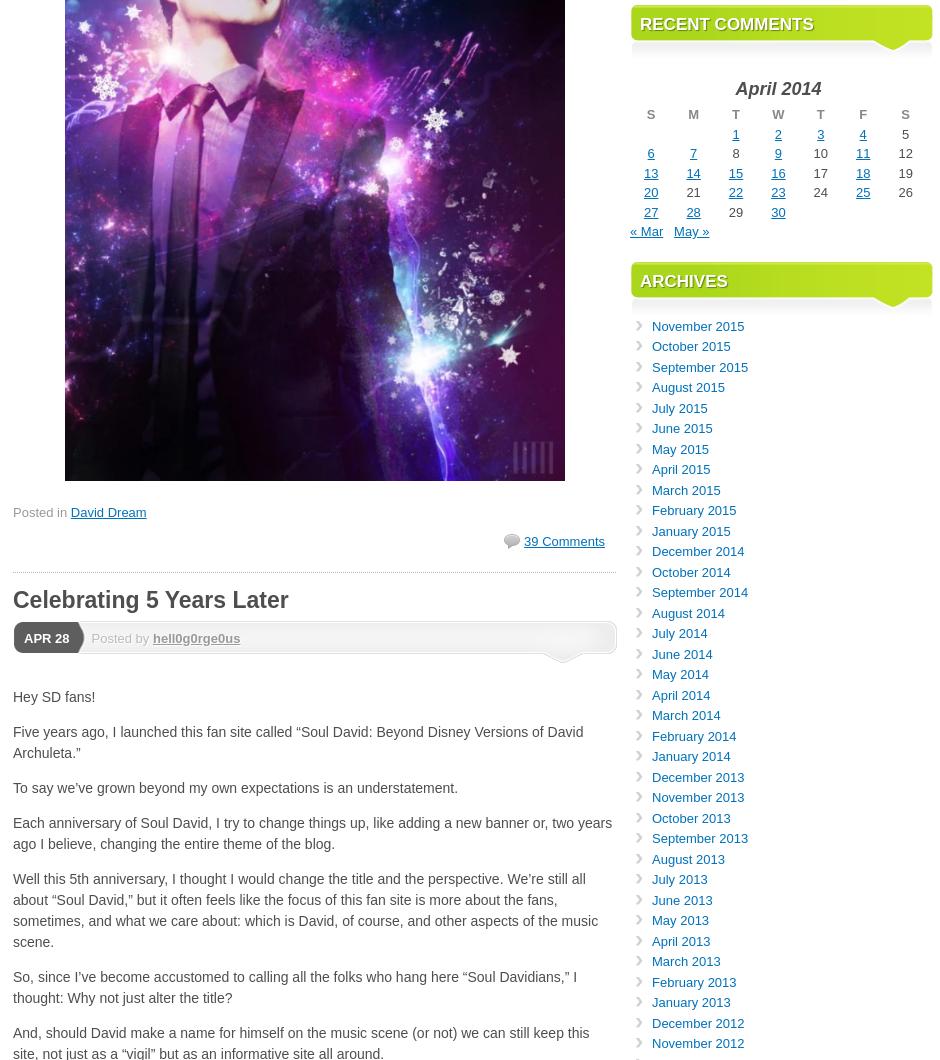 The height and width of the screenshot is (1060, 940). What do you see at coordinates (680, 653) in the screenshot?
I see `'June 2014'` at bounding box center [680, 653].